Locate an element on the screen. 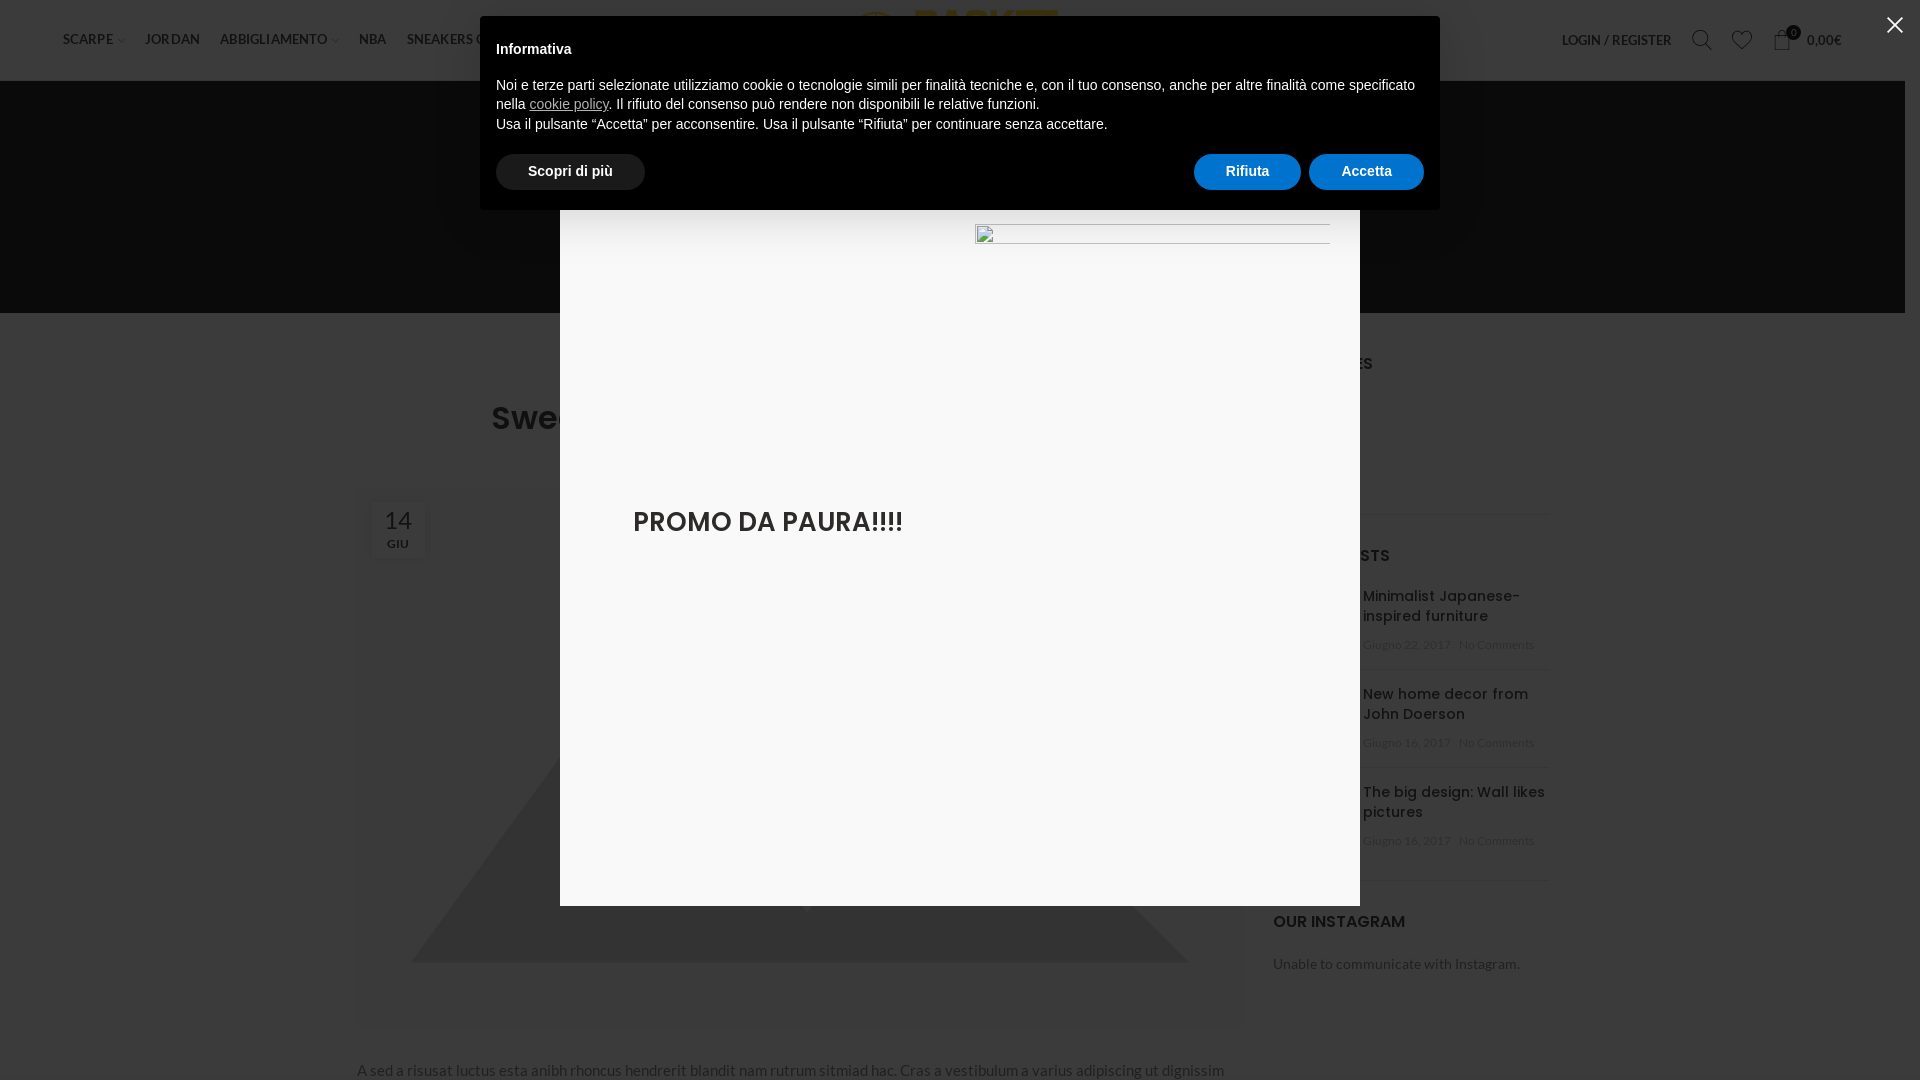 This screenshot has width=1920, height=1080. '14 is located at coordinates (398, 528).